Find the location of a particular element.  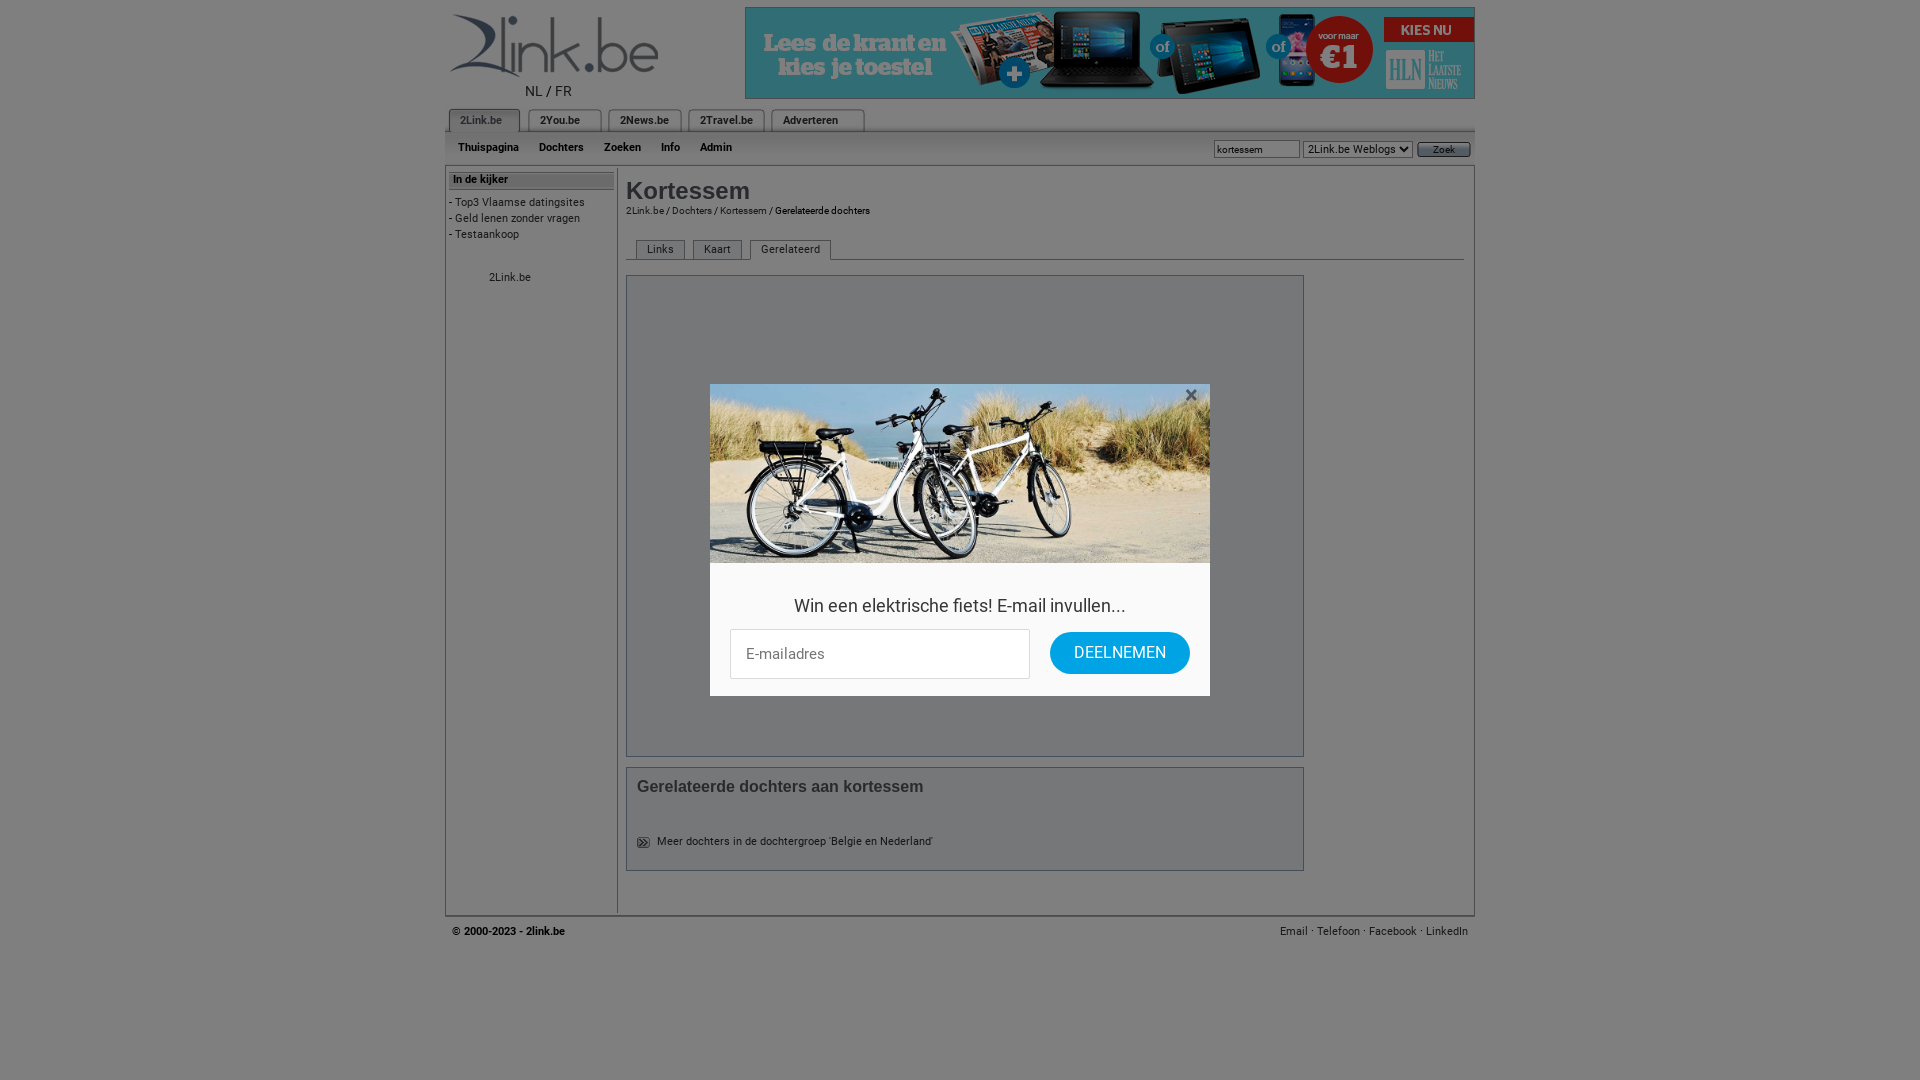

'Thuispagina' is located at coordinates (488, 146).